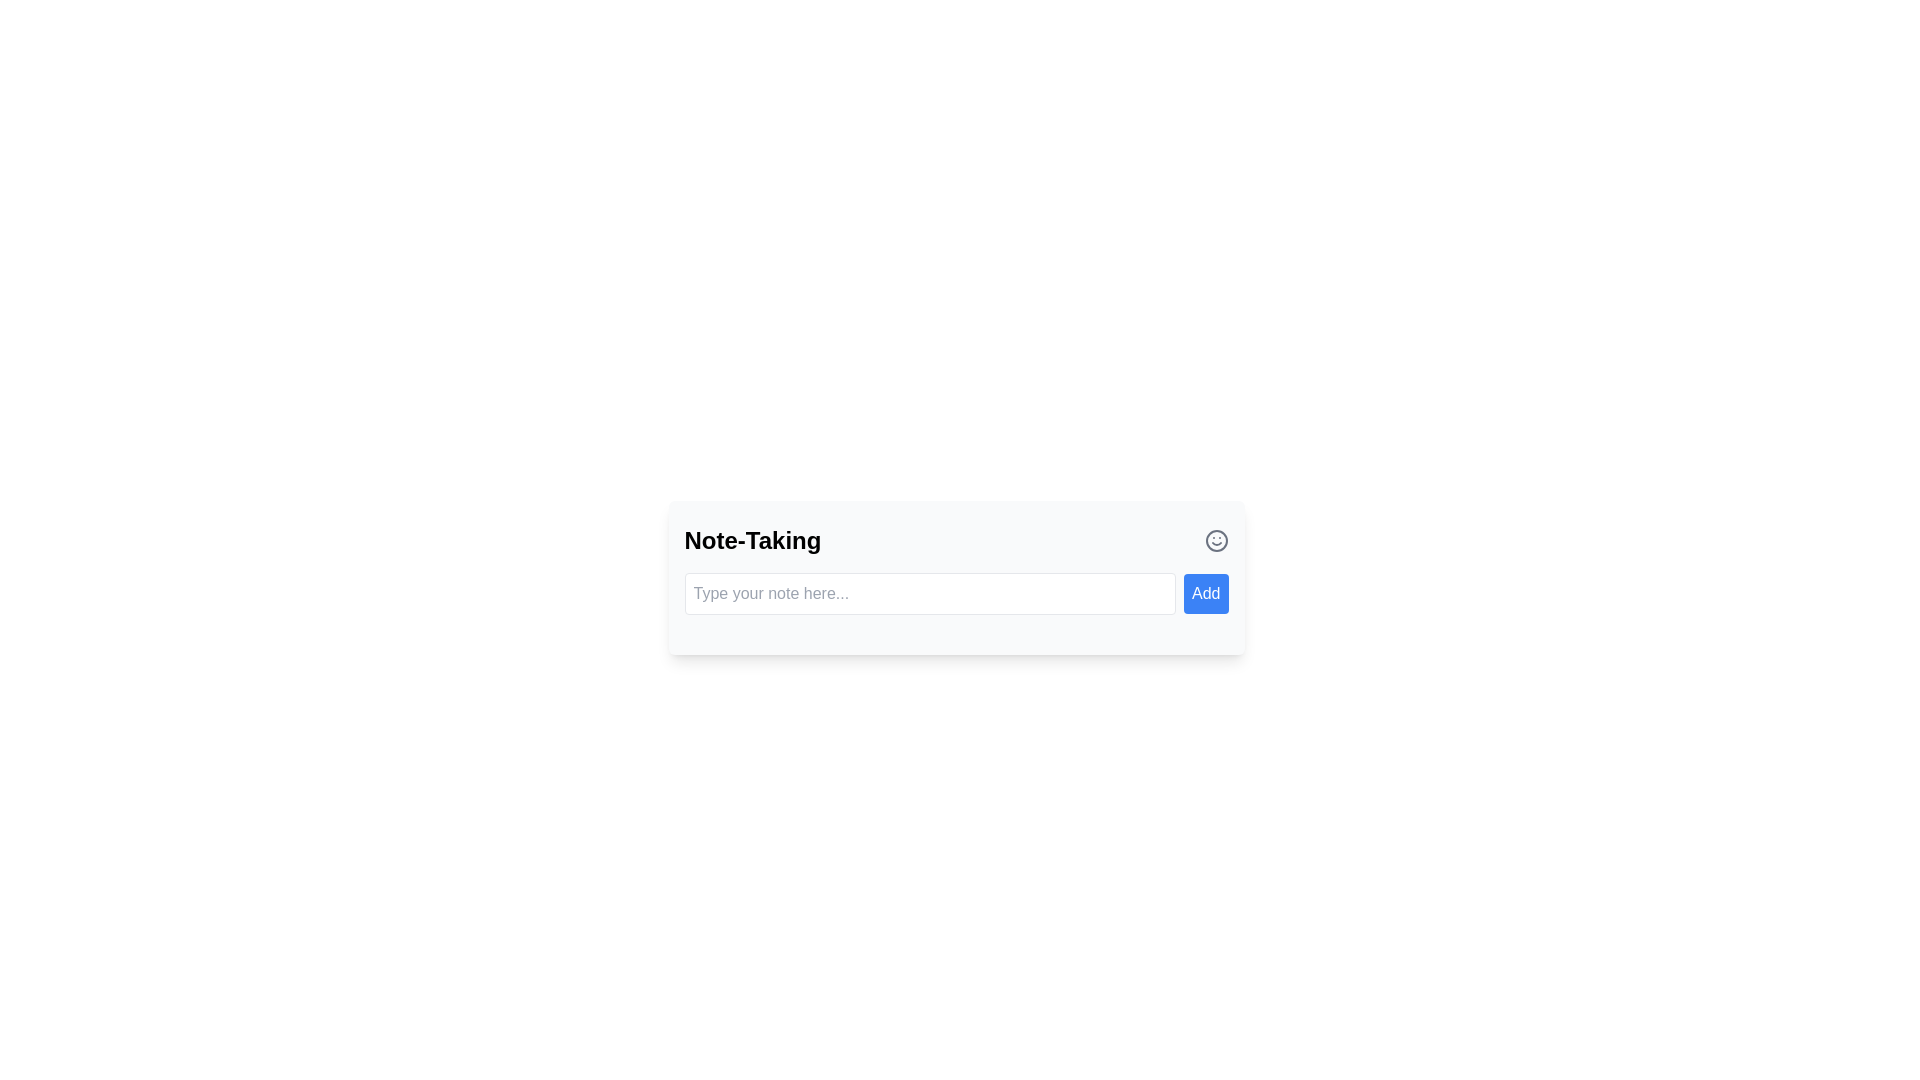 This screenshot has height=1080, width=1920. Describe the element at coordinates (1215, 540) in the screenshot. I see `the decorative or status-related indicator icon located in the header of the 'Note-Taking' section, positioned to the far right of the header line next to the 'Note-Taking' title` at that location.